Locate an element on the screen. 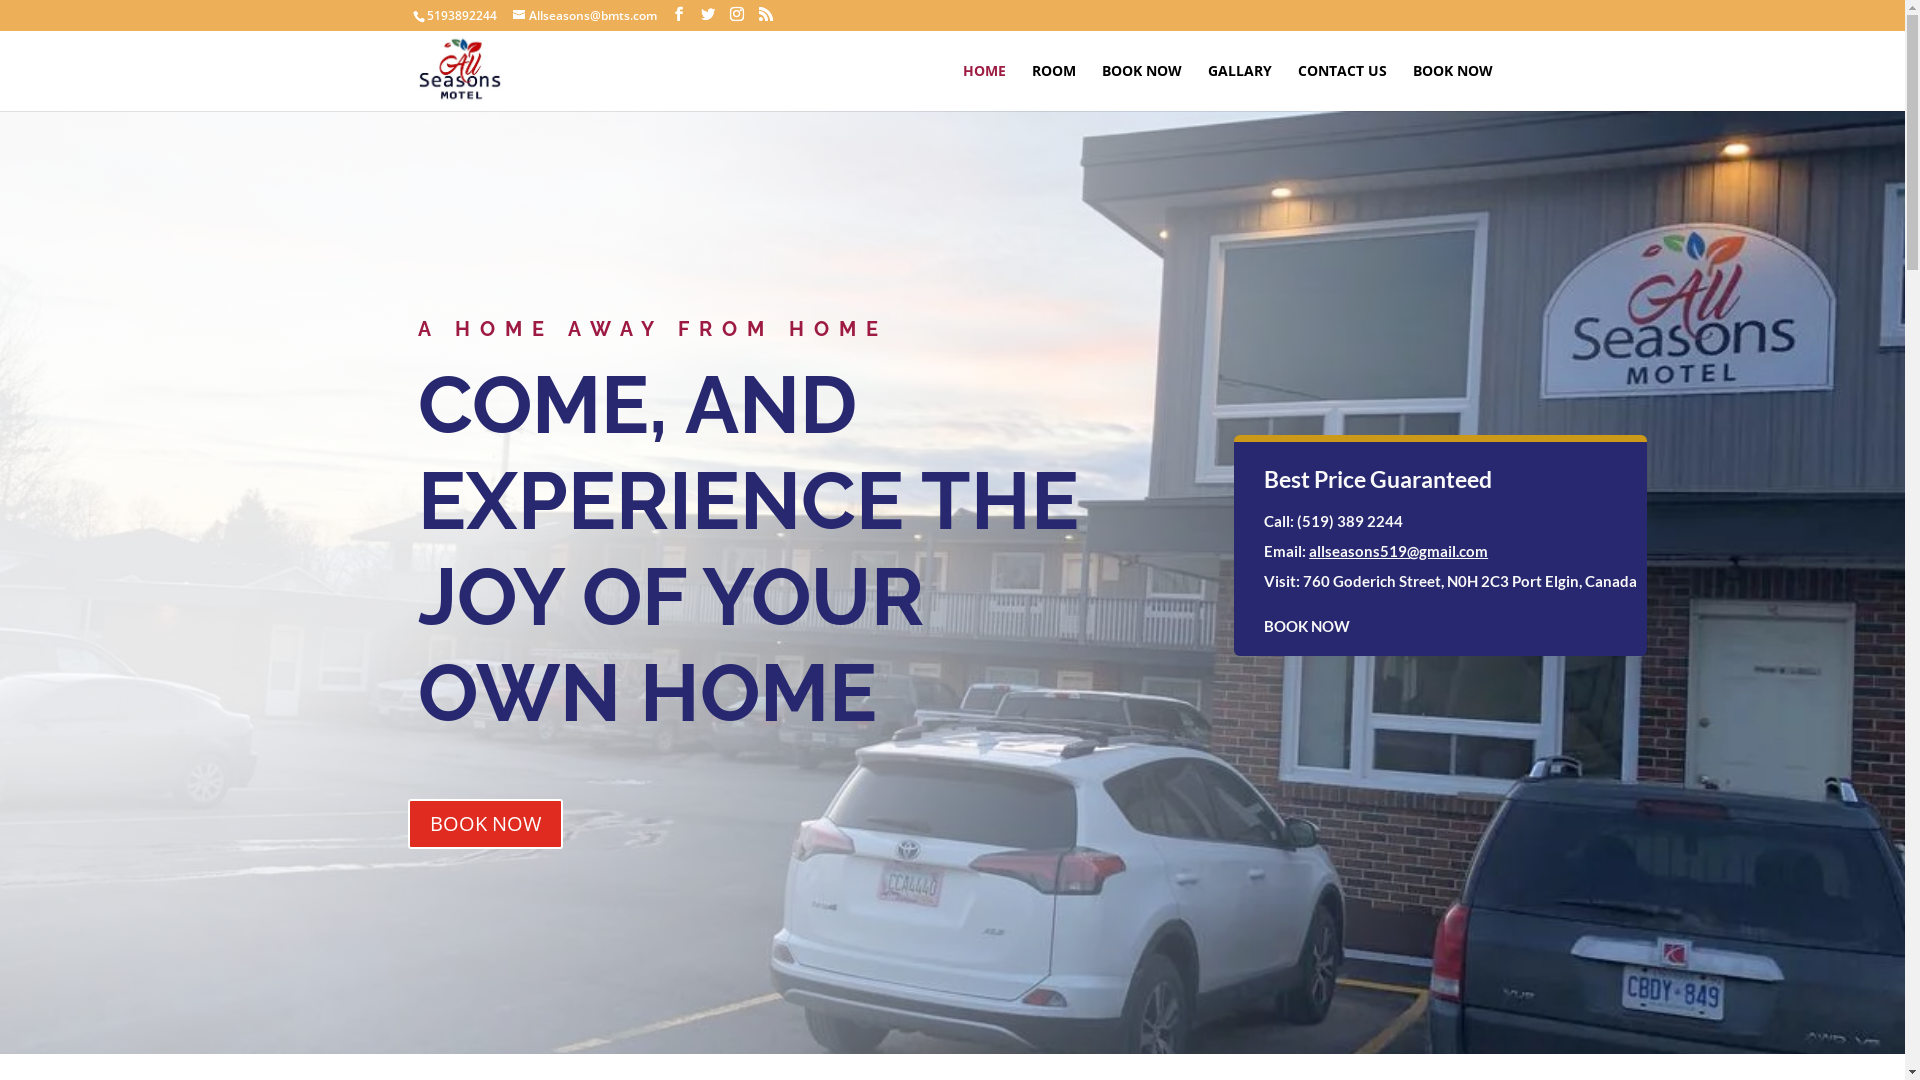 Image resolution: width=1920 pixels, height=1080 pixels. 'CONTACT US' is located at coordinates (1342, 86).